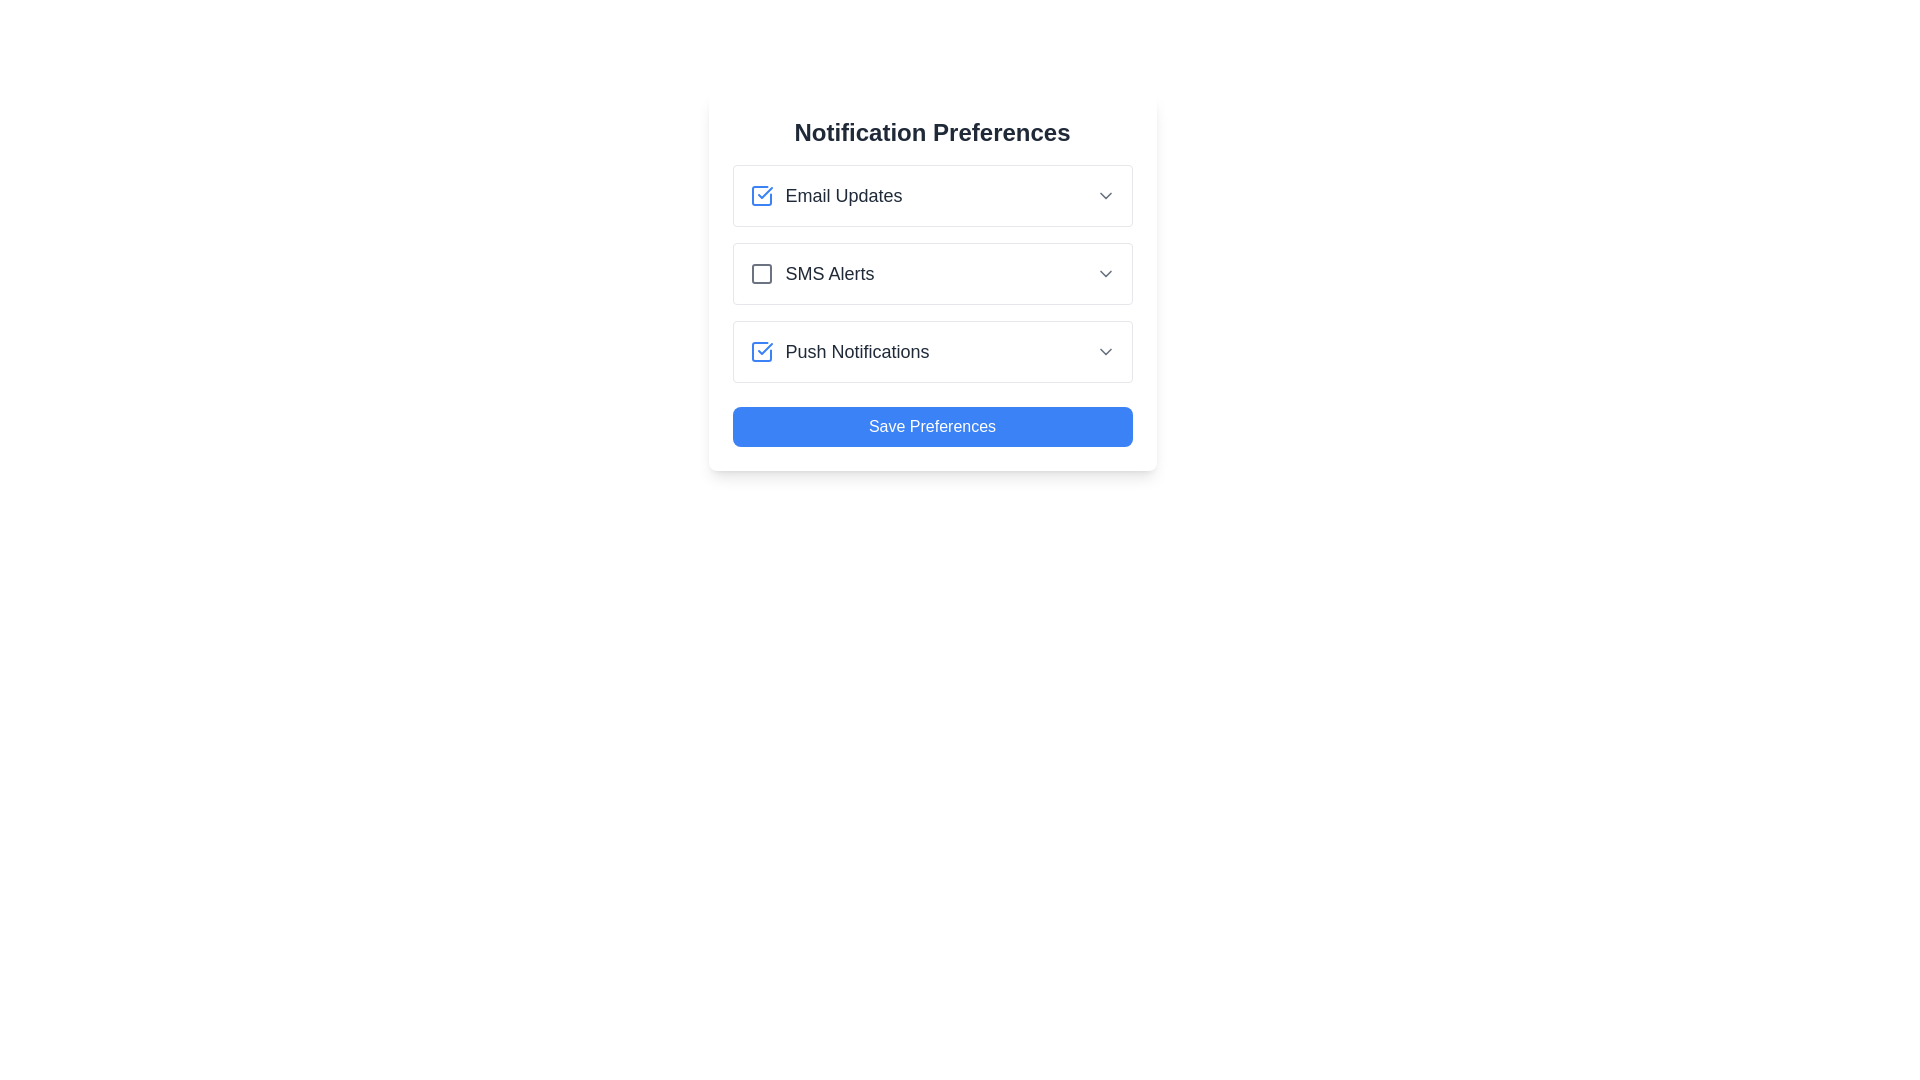  I want to click on the small square icon with rounded corners located inside the 'SMS Alerts' option within the notification preferences card, so click(760, 273).